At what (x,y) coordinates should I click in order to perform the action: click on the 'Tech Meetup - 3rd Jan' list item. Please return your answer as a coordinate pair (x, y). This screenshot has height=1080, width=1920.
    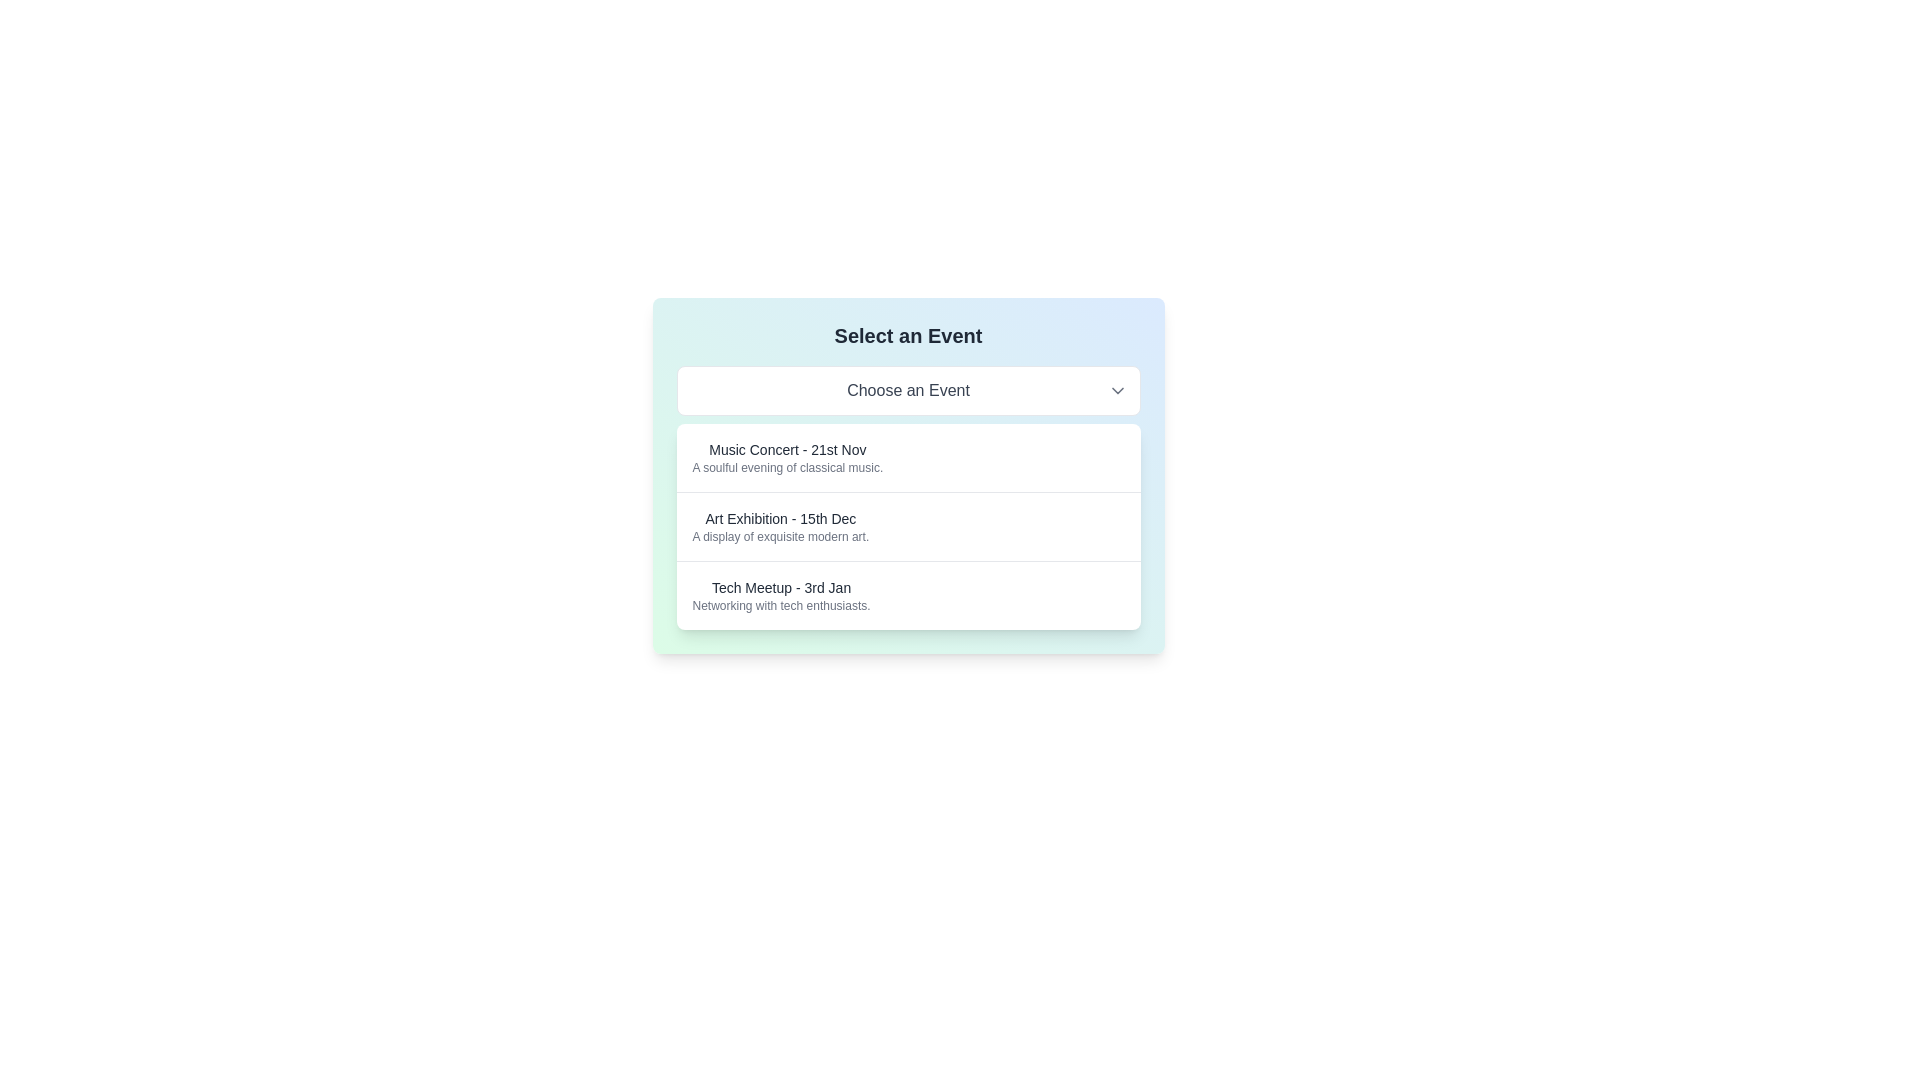
    Looking at the image, I should click on (780, 595).